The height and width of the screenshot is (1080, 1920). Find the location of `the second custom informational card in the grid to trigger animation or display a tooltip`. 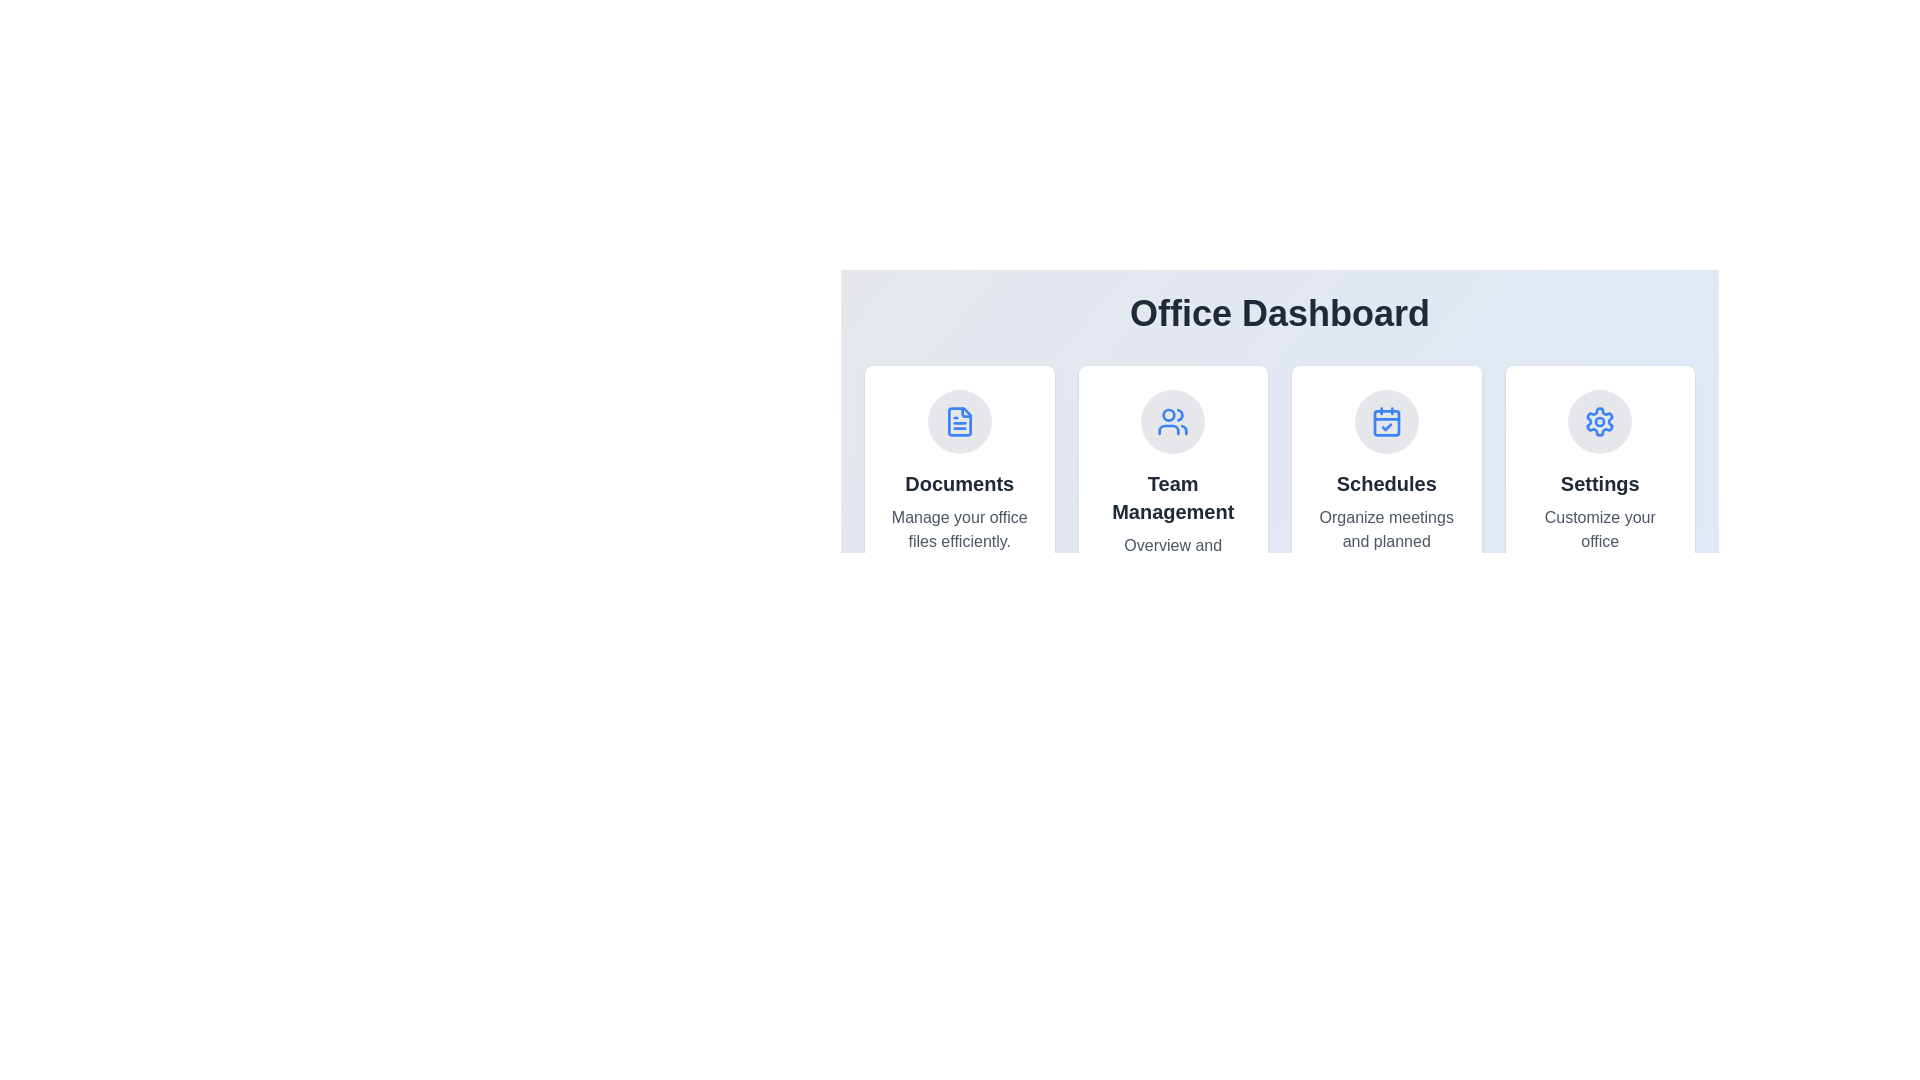

the second custom informational card in the grid to trigger animation or display a tooltip is located at coordinates (1173, 496).